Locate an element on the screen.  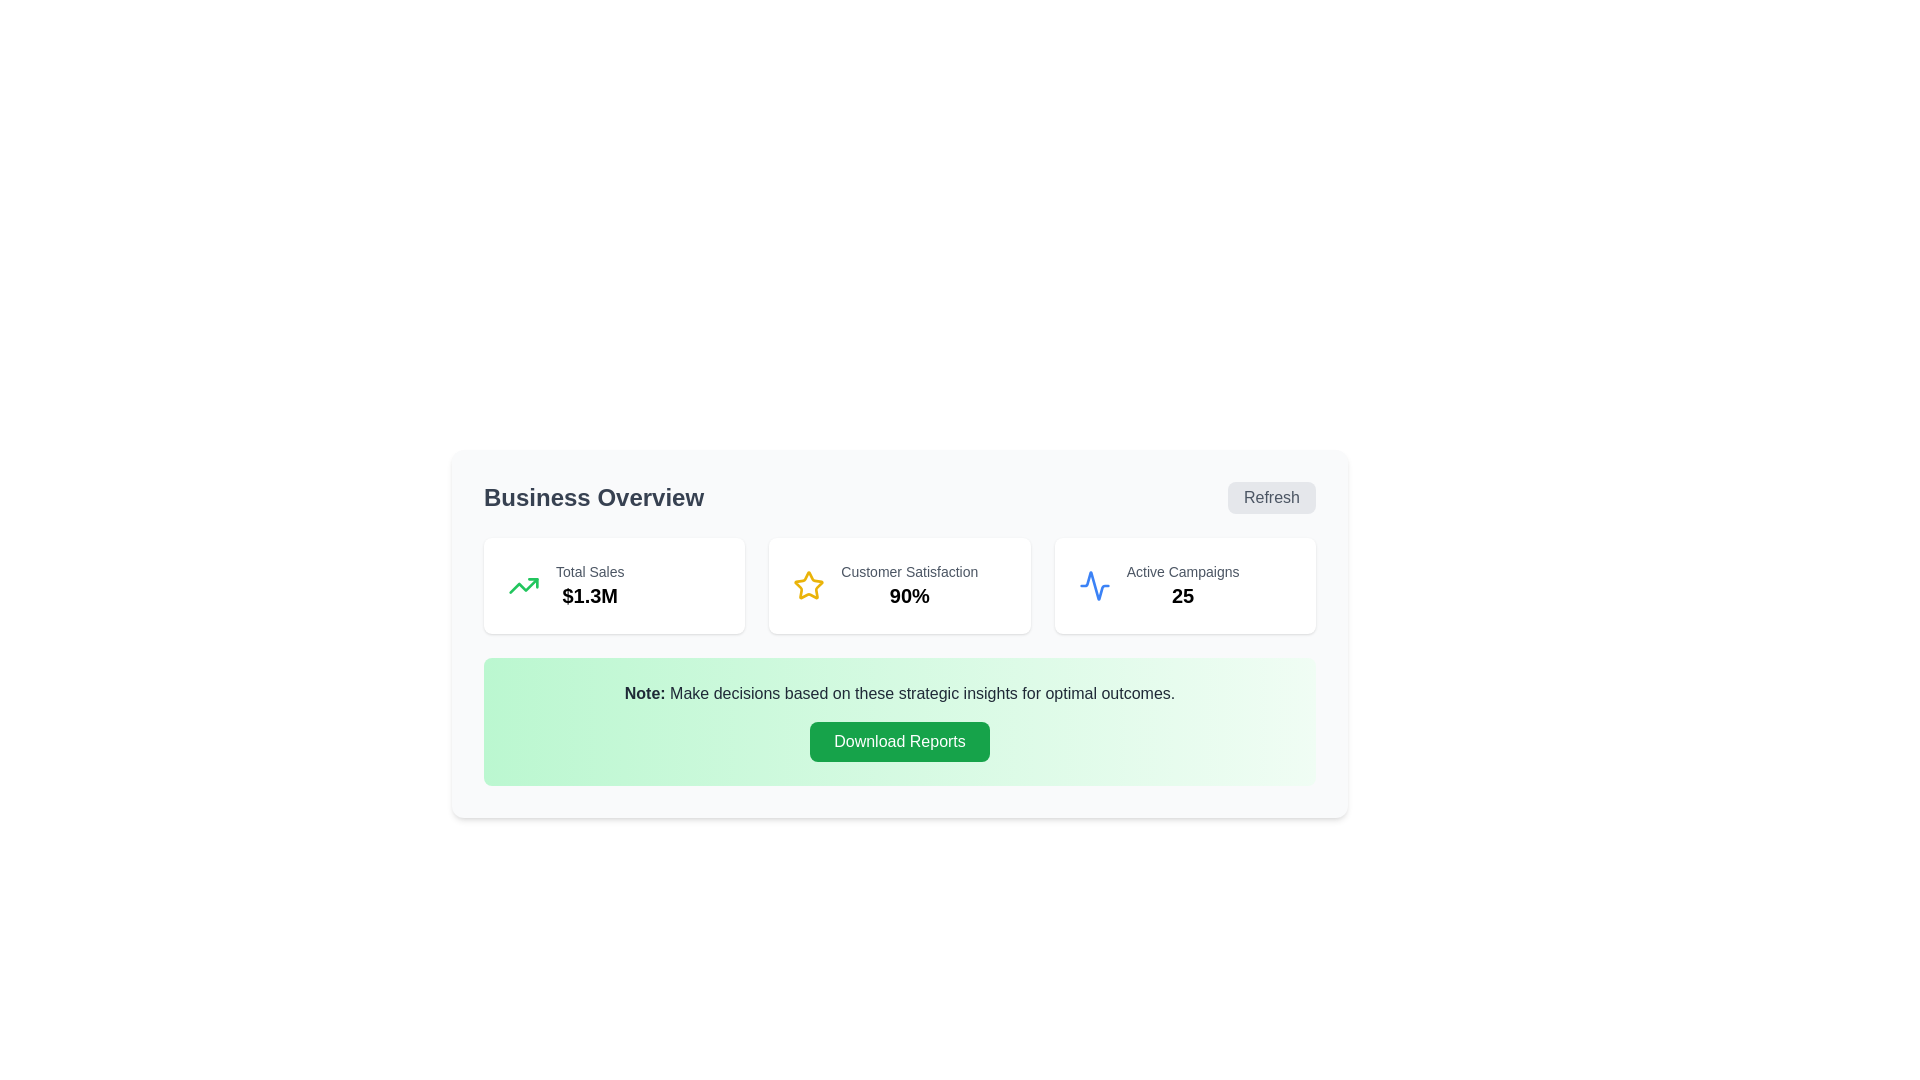
the text element that displays the percentage representing customer satisfaction, located directly below the 'Customer Satisfaction' label is located at coordinates (908, 595).